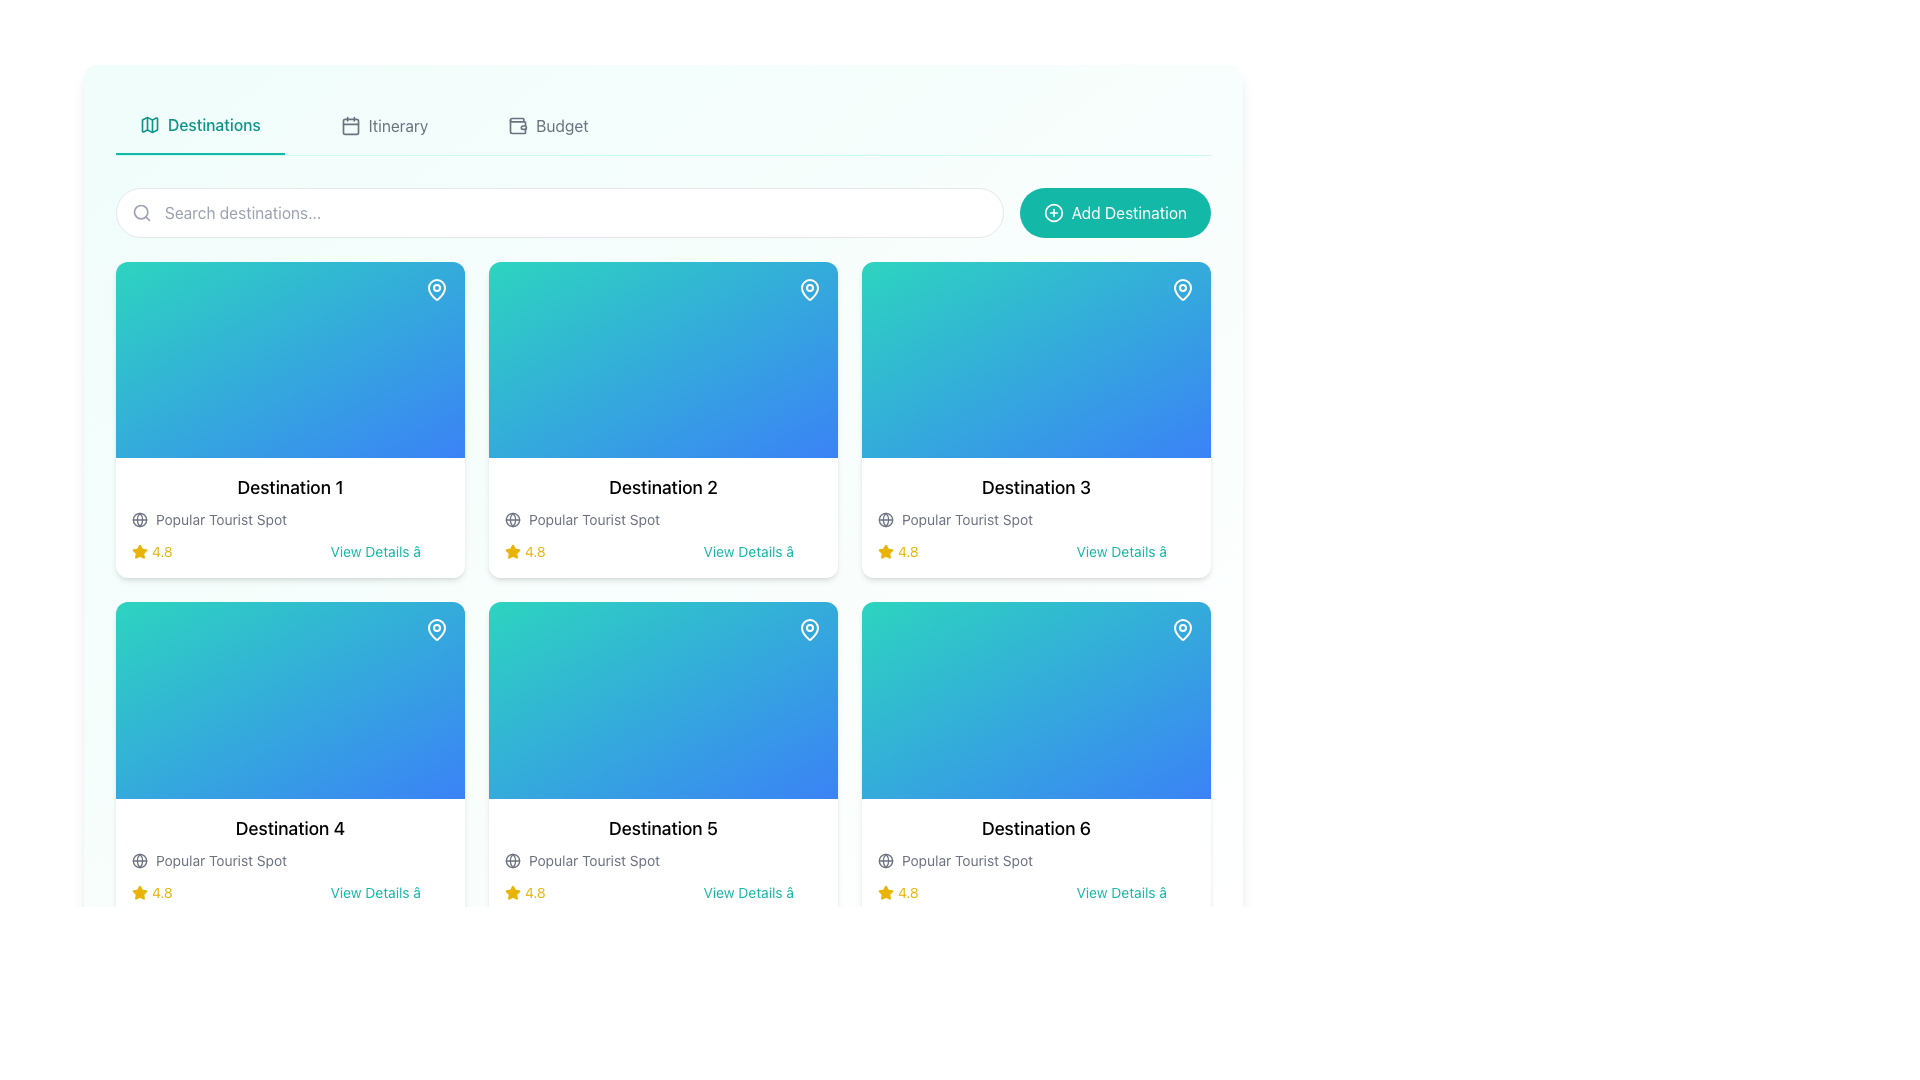 The width and height of the screenshot is (1920, 1080). Describe the element at coordinates (513, 551) in the screenshot. I see `the star icon with a yellow fill, positioned next to the text '4.8' in the lower-left section of the 'Destination 2' card` at that location.